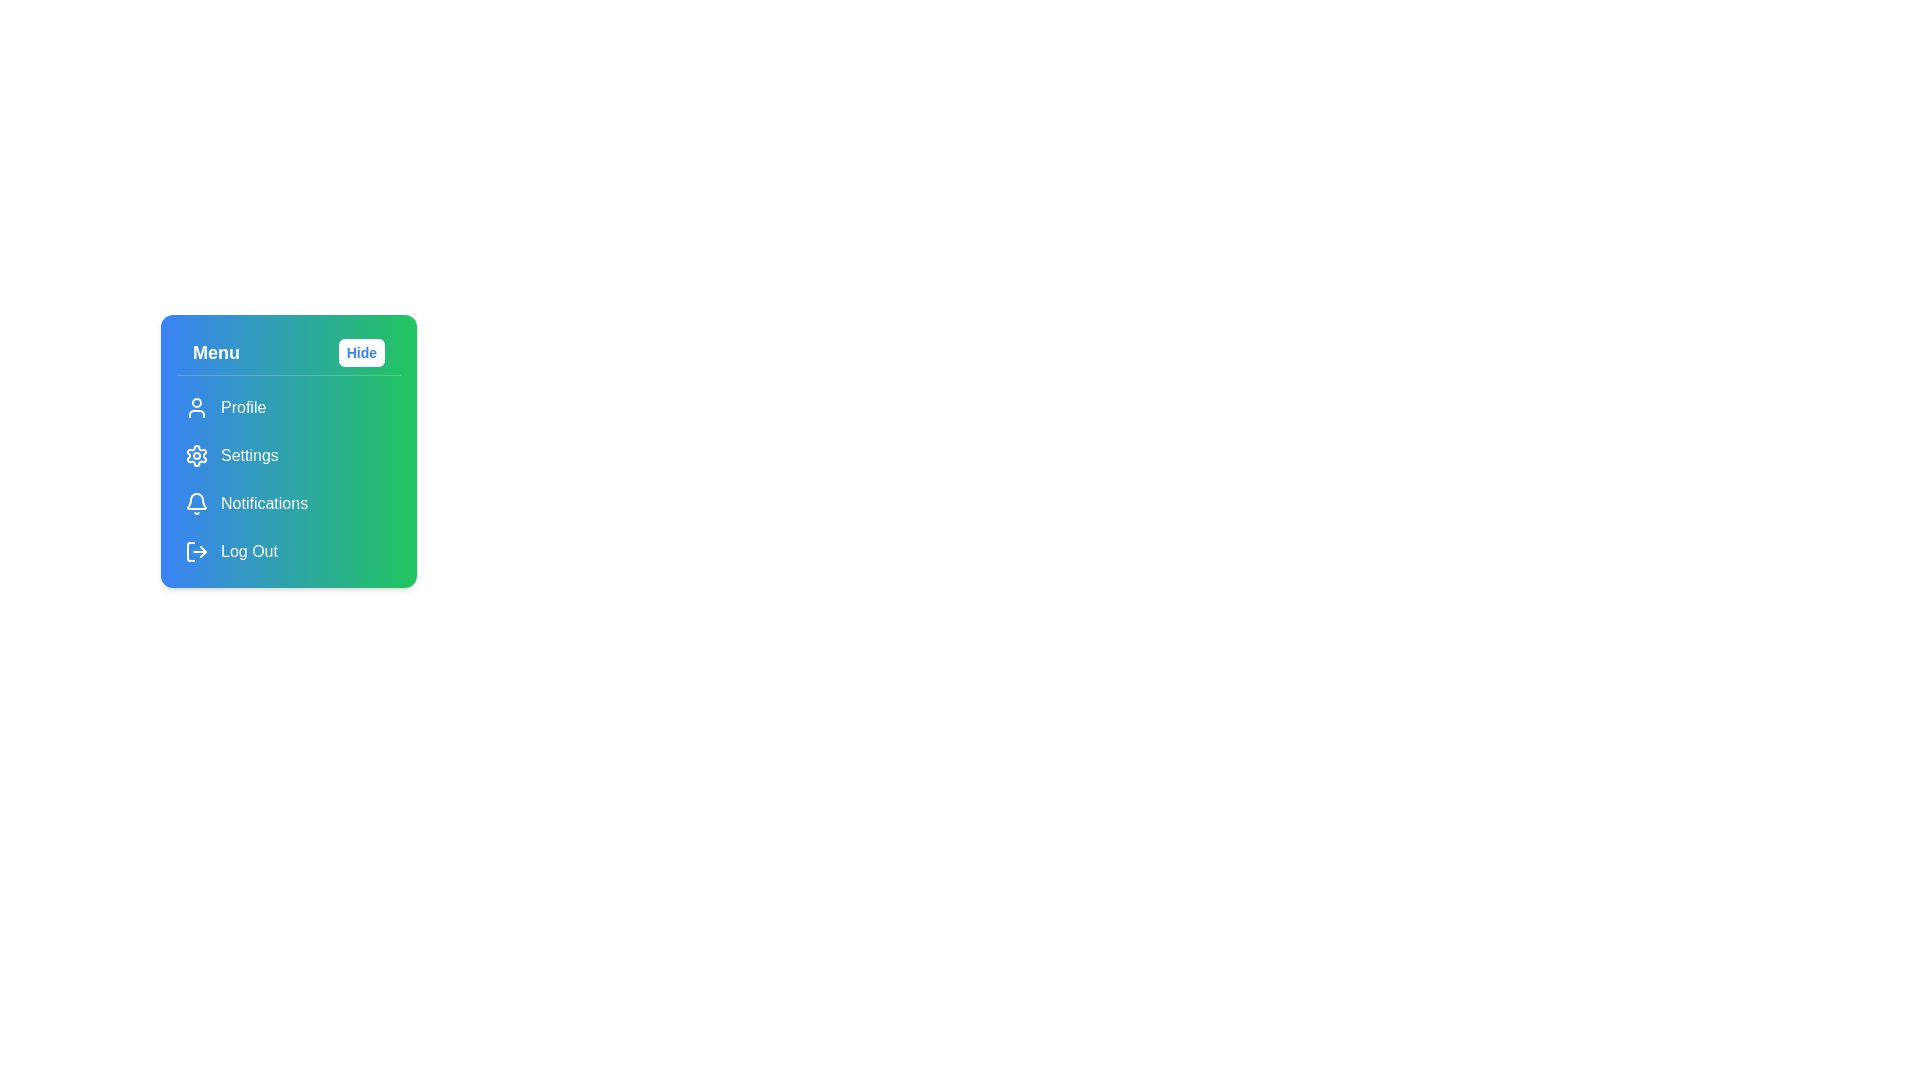 The image size is (1920, 1080). Describe the element at coordinates (248, 455) in the screenshot. I see `the second text label in the vertical menu list, which is positioned below the 'Profile' menu item and above the 'Notifications' menu item` at that location.